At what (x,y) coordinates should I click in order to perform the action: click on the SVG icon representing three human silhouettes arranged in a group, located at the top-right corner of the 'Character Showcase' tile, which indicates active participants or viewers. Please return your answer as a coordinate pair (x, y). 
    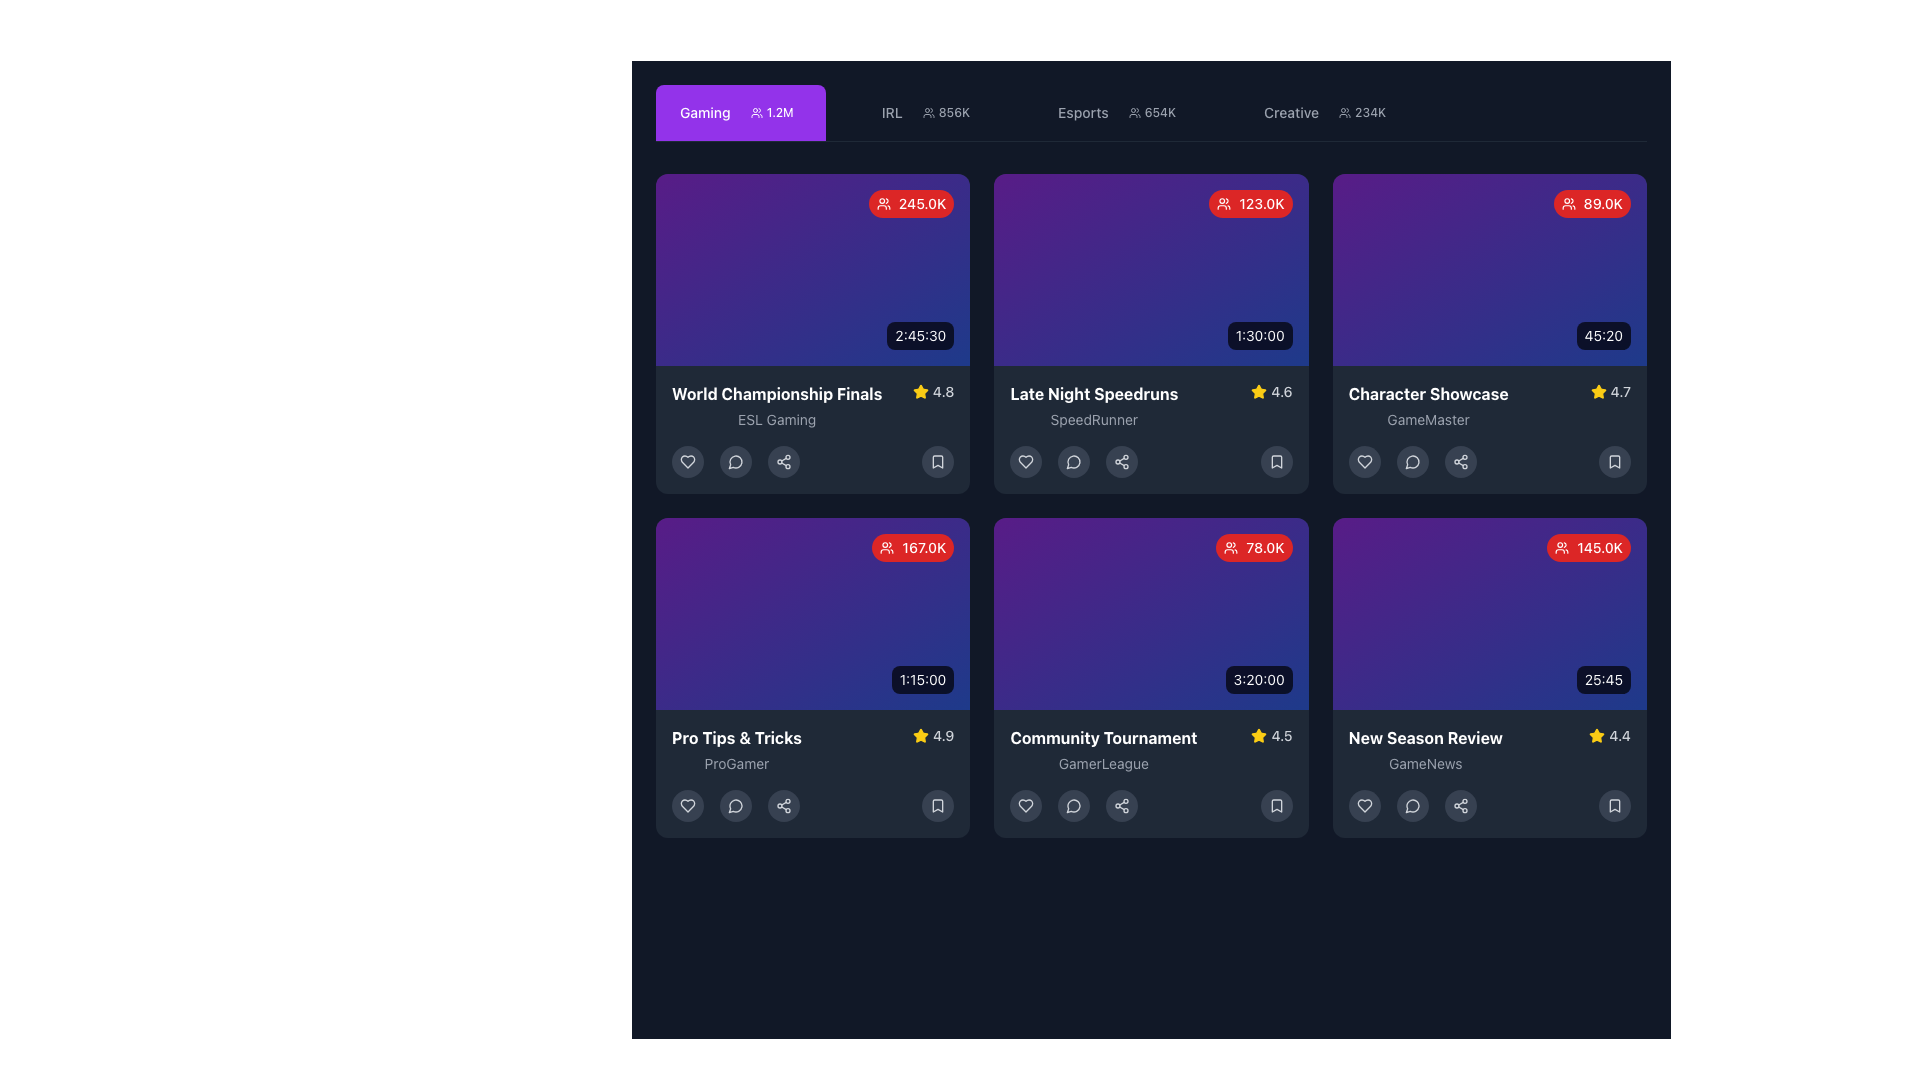
    Looking at the image, I should click on (1567, 204).